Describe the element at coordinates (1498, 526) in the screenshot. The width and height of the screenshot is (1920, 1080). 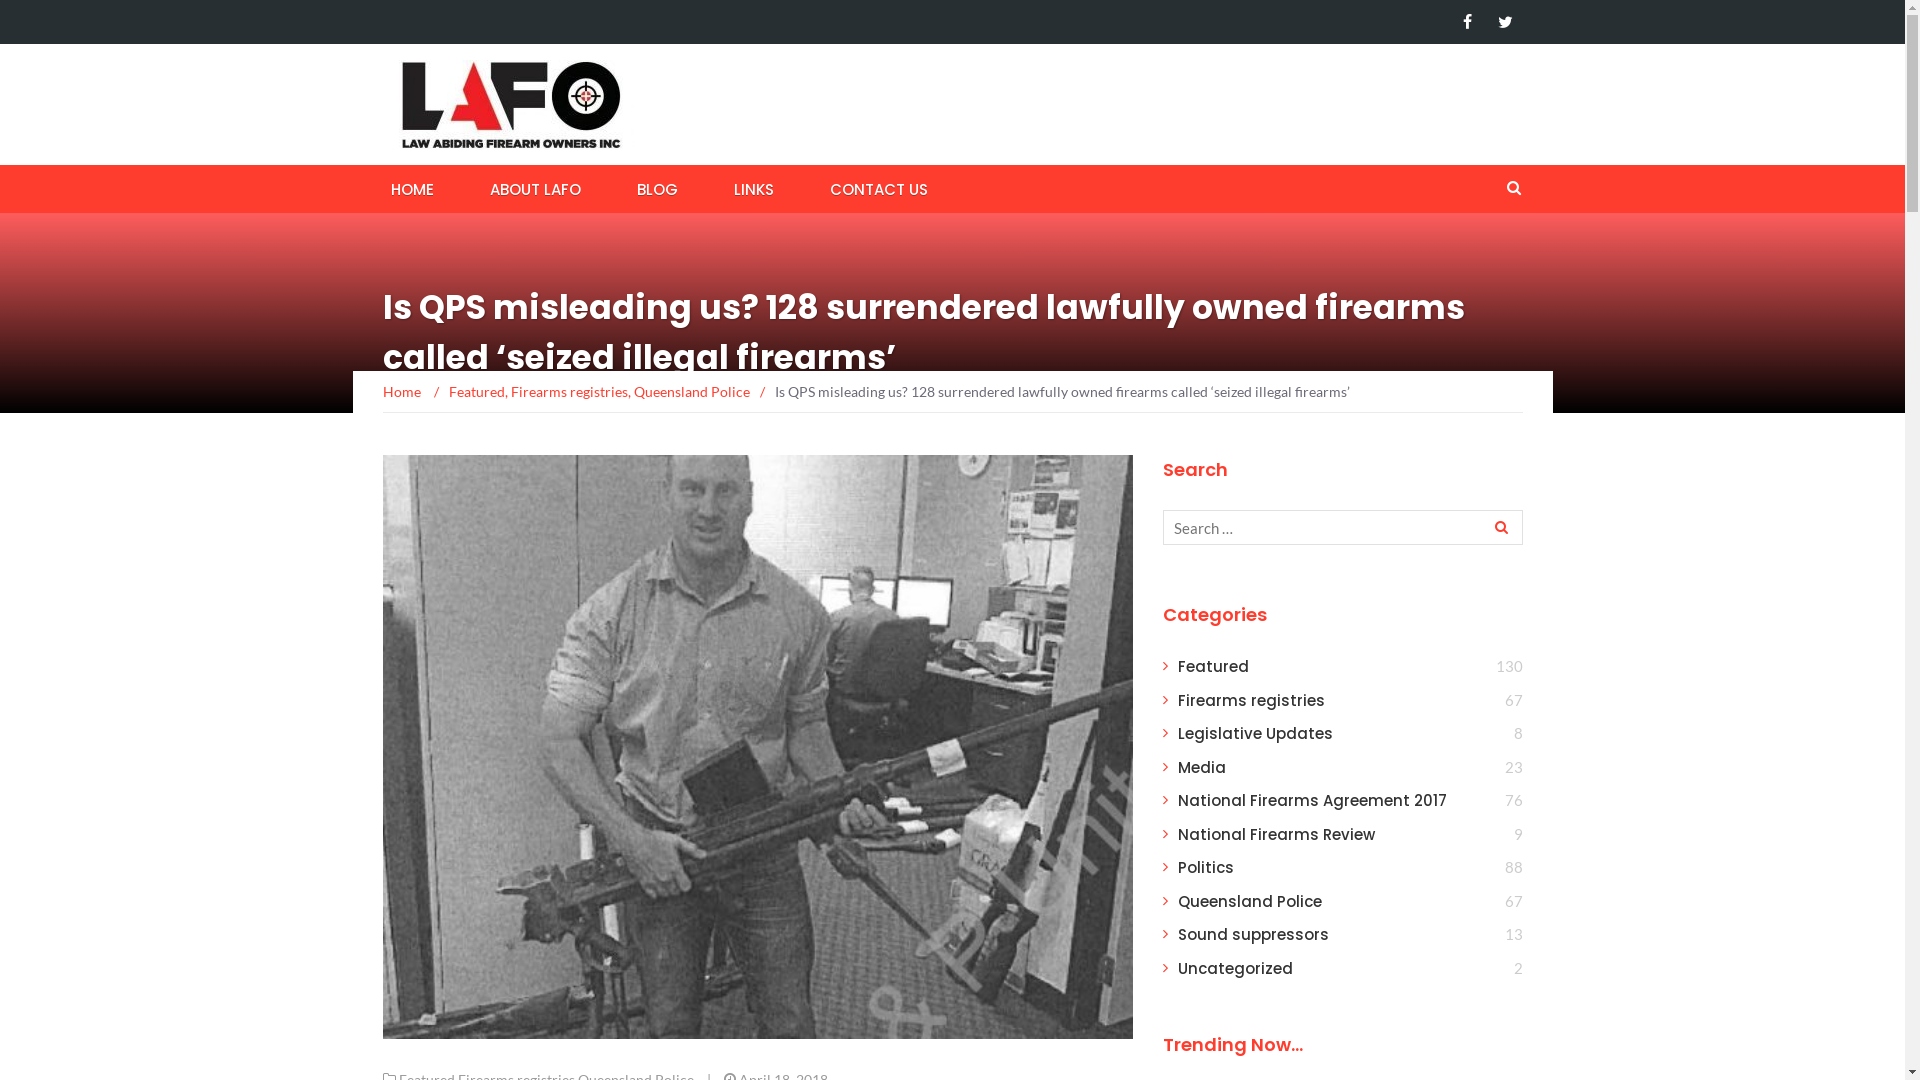
I see `'Search'` at that location.